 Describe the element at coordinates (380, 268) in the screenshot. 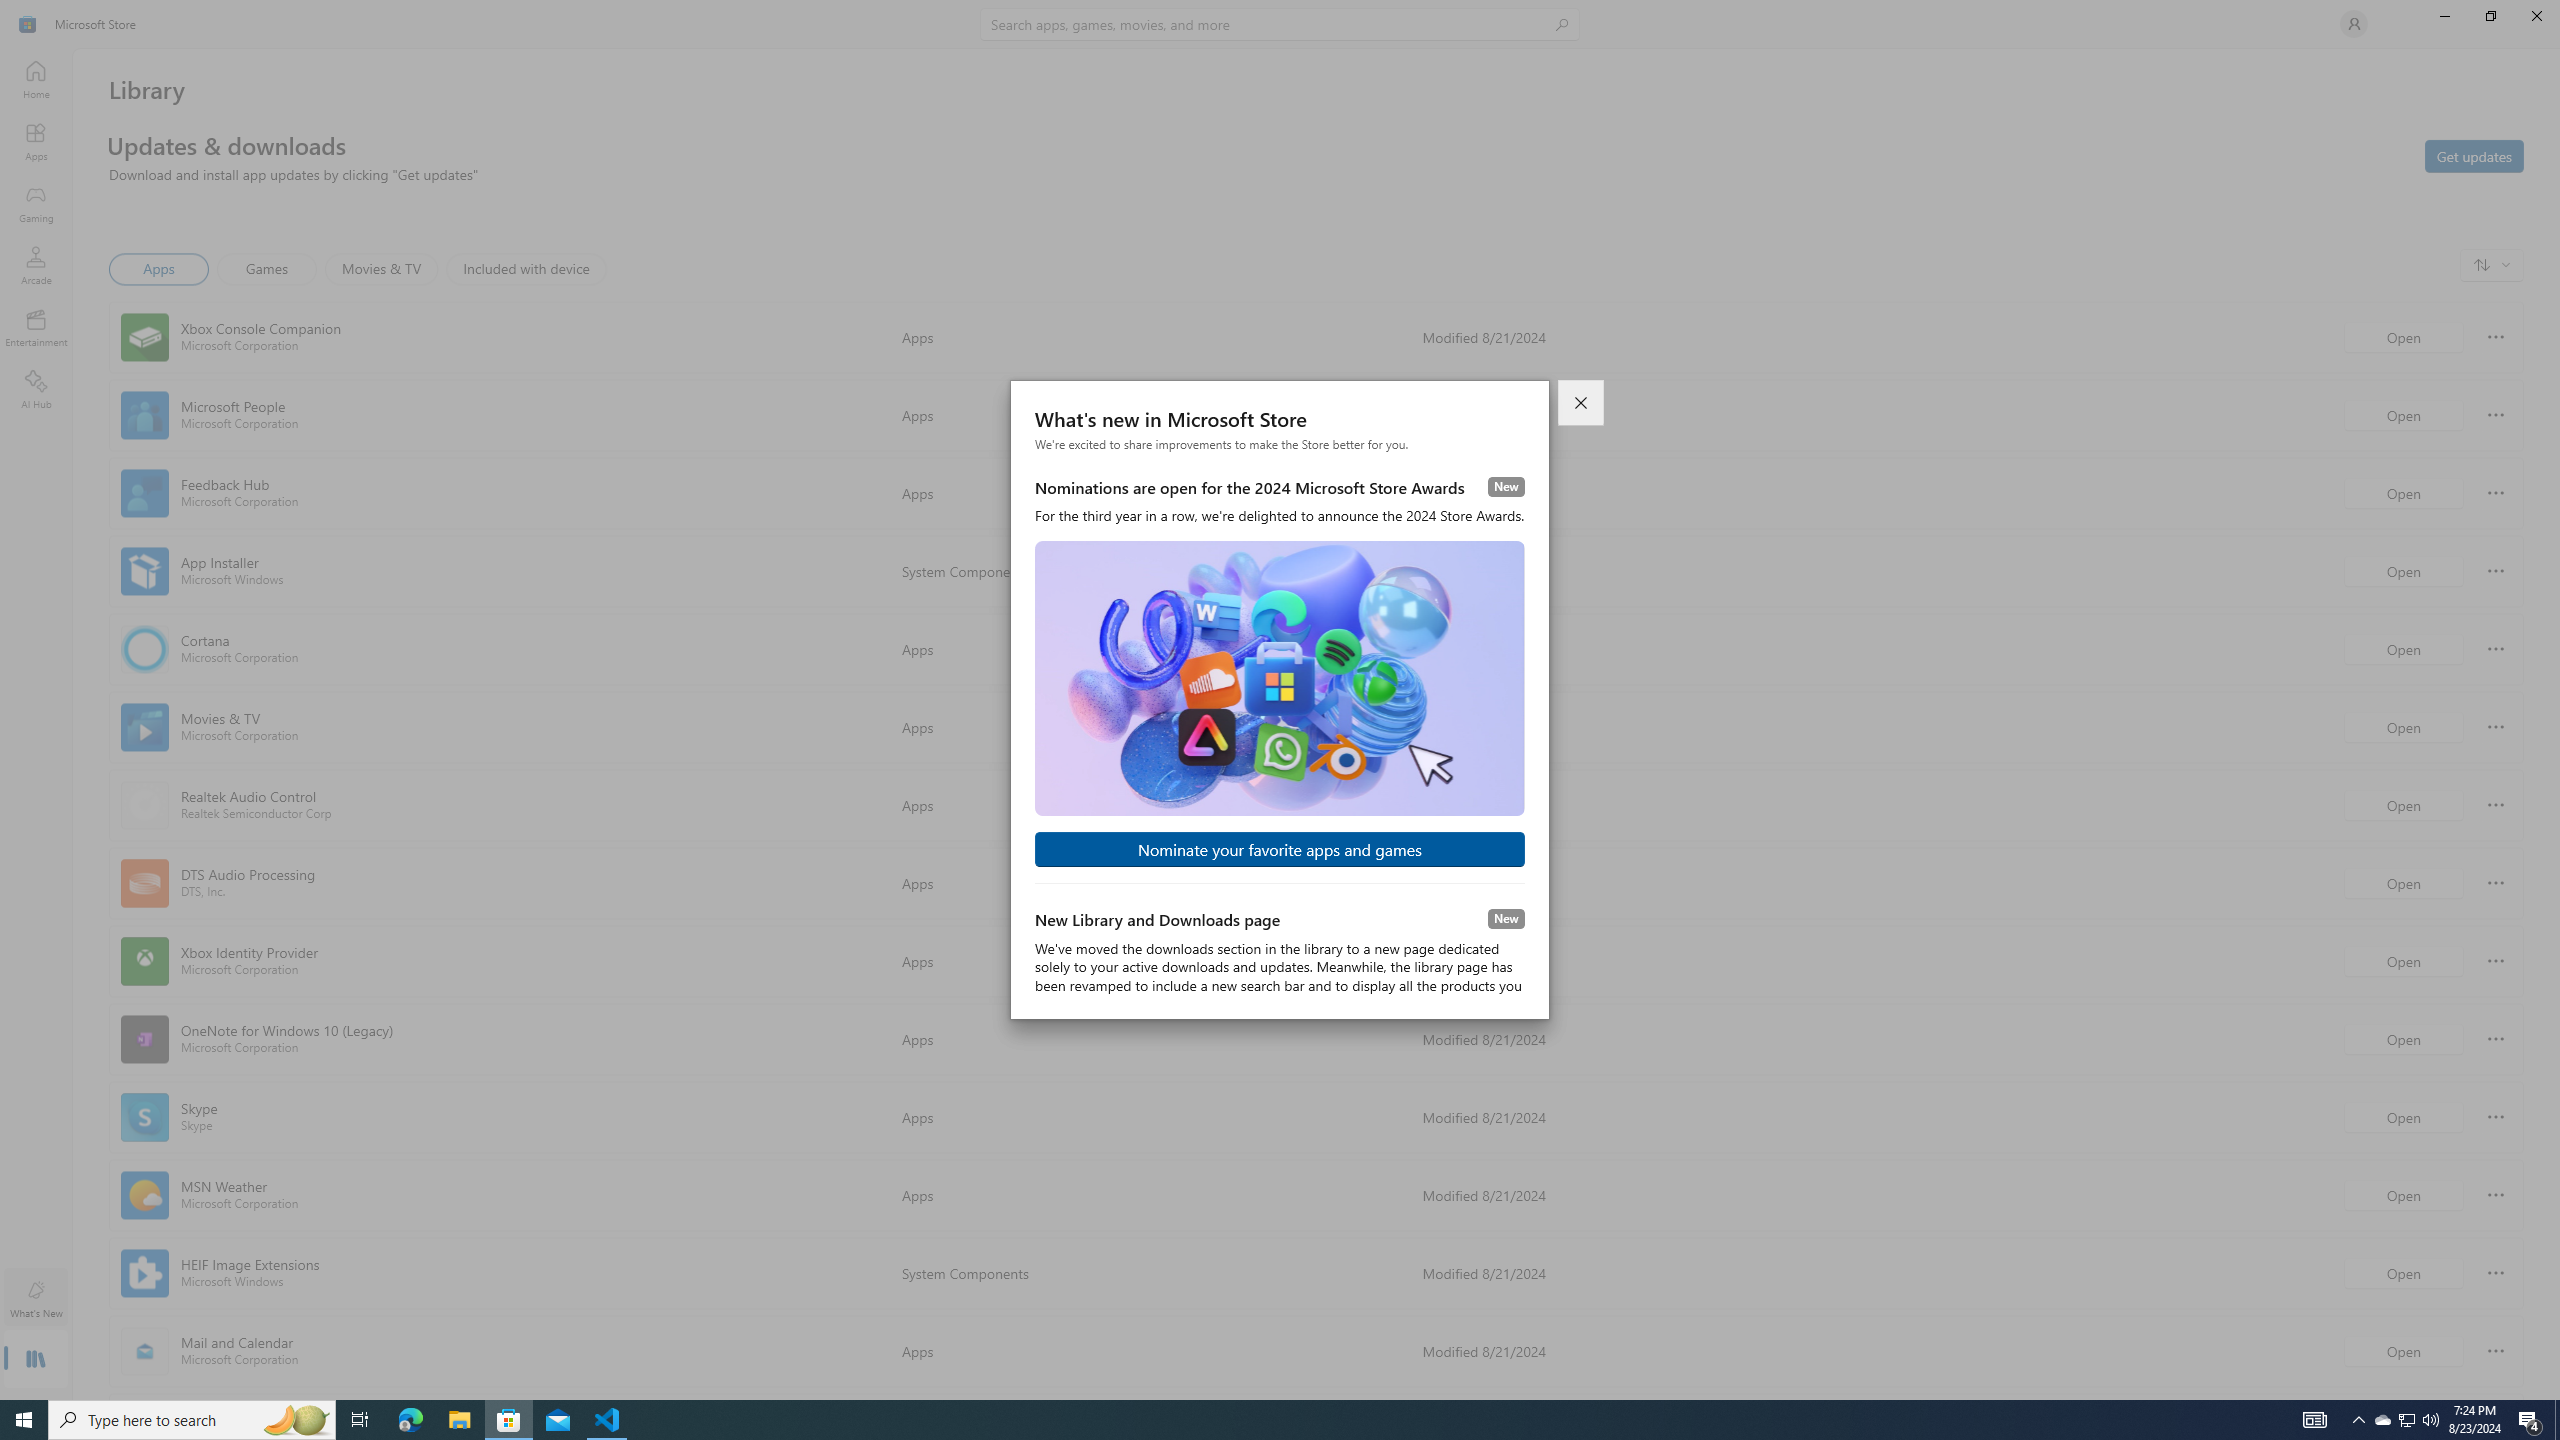

I see `'Movies & TV'` at that location.